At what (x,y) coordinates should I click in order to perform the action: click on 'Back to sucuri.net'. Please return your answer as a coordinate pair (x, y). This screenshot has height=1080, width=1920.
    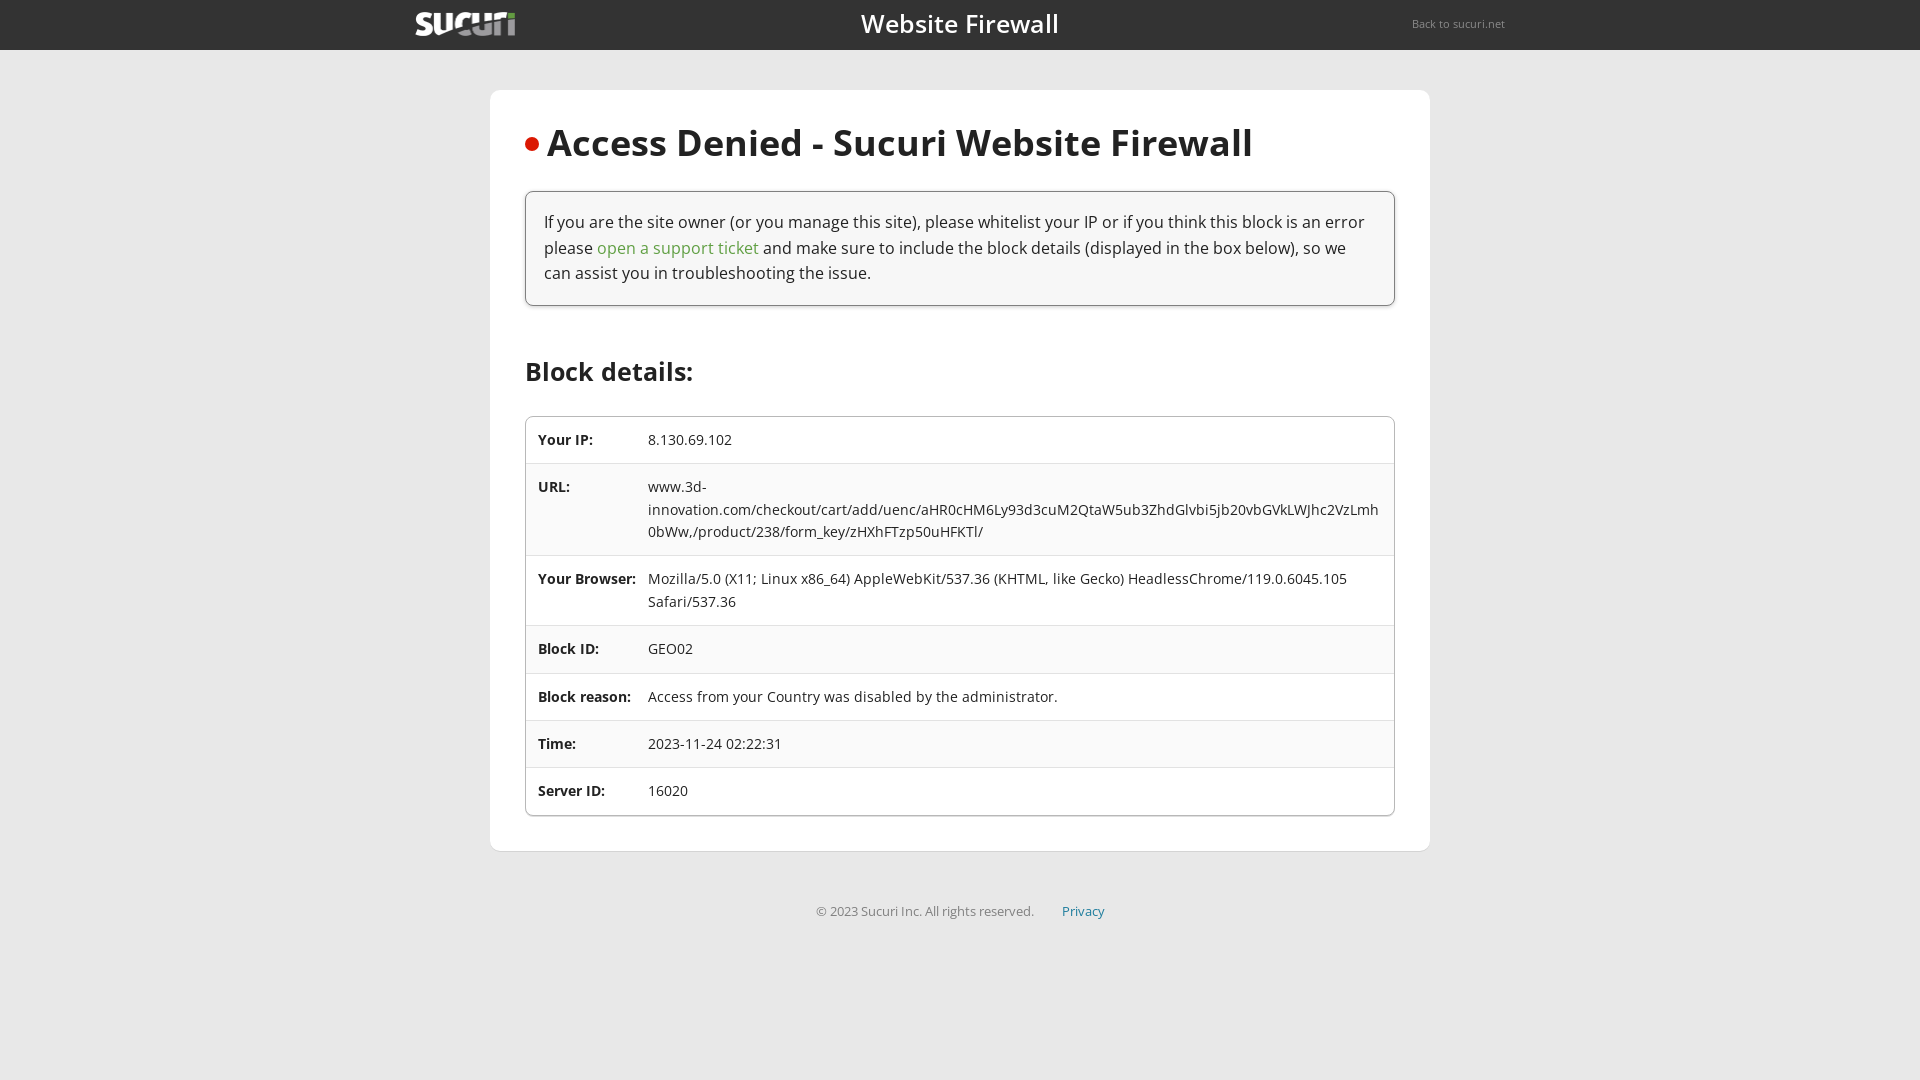
    Looking at the image, I should click on (1410, 23).